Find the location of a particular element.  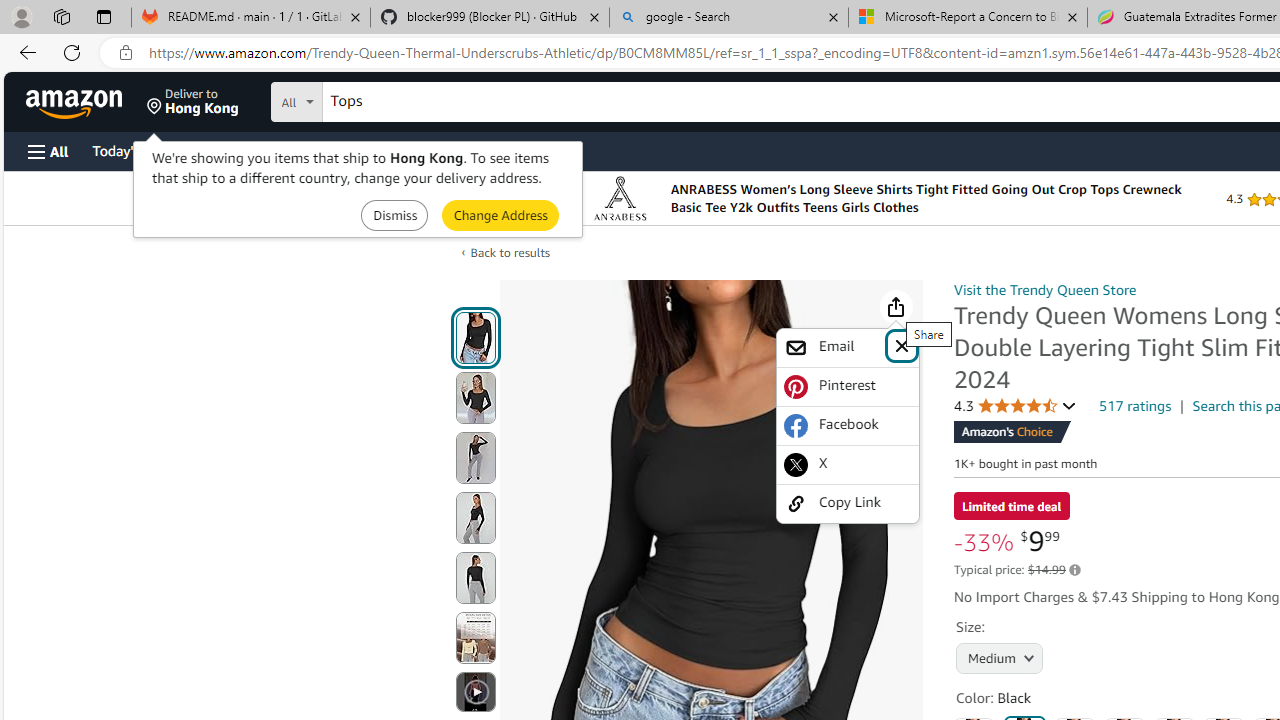

'517 ratings' is located at coordinates (1136, 405).